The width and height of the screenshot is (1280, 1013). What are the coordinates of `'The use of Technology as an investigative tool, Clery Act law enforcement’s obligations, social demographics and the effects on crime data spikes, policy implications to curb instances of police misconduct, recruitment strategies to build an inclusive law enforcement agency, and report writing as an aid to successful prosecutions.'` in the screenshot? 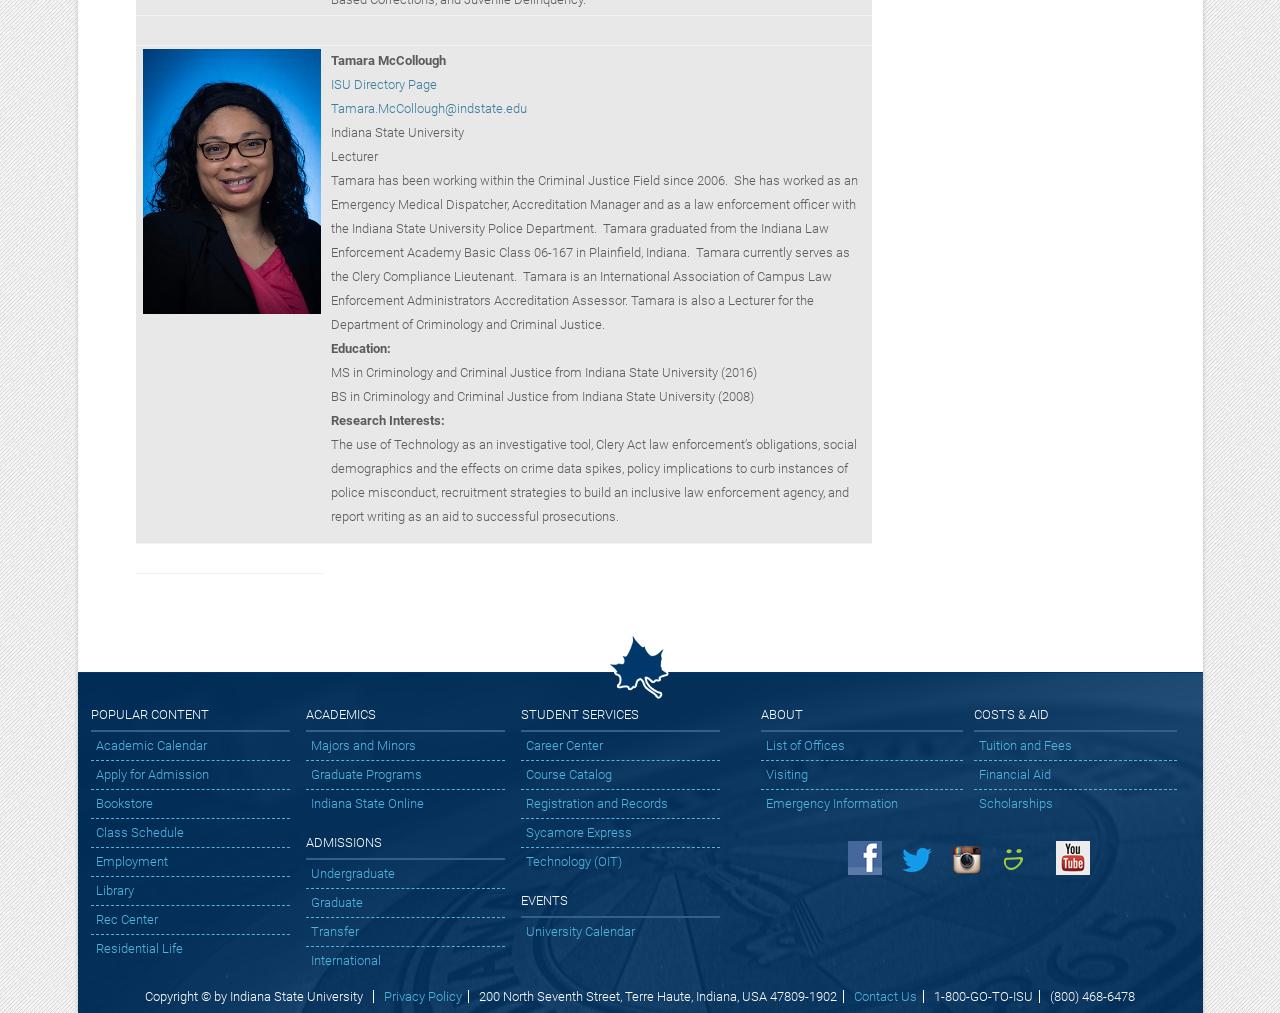 It's located at (592, 478).